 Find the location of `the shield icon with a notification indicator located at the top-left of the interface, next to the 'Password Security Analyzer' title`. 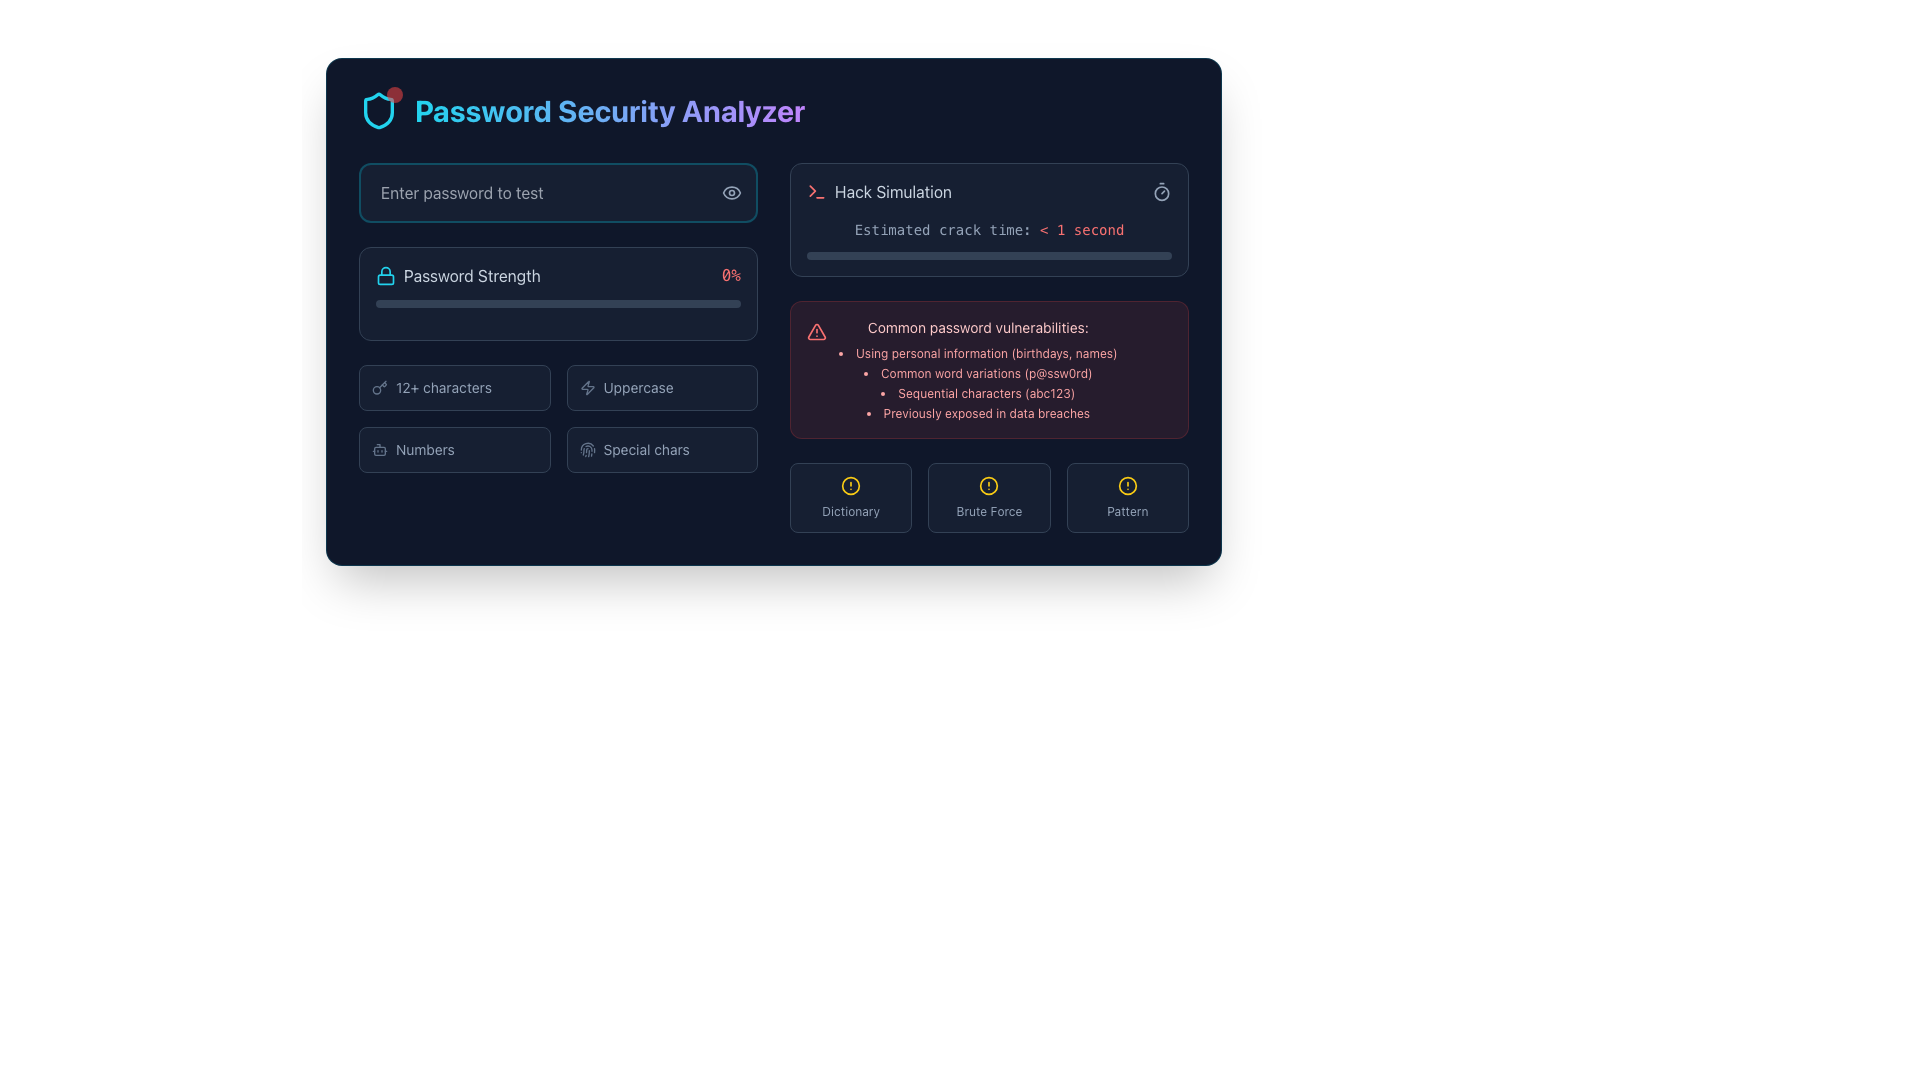

the shield icon with a notification indicator located at the top-left of the interface, next to the 'Password Security Analyzer' title is located at coordinates (379, 111).